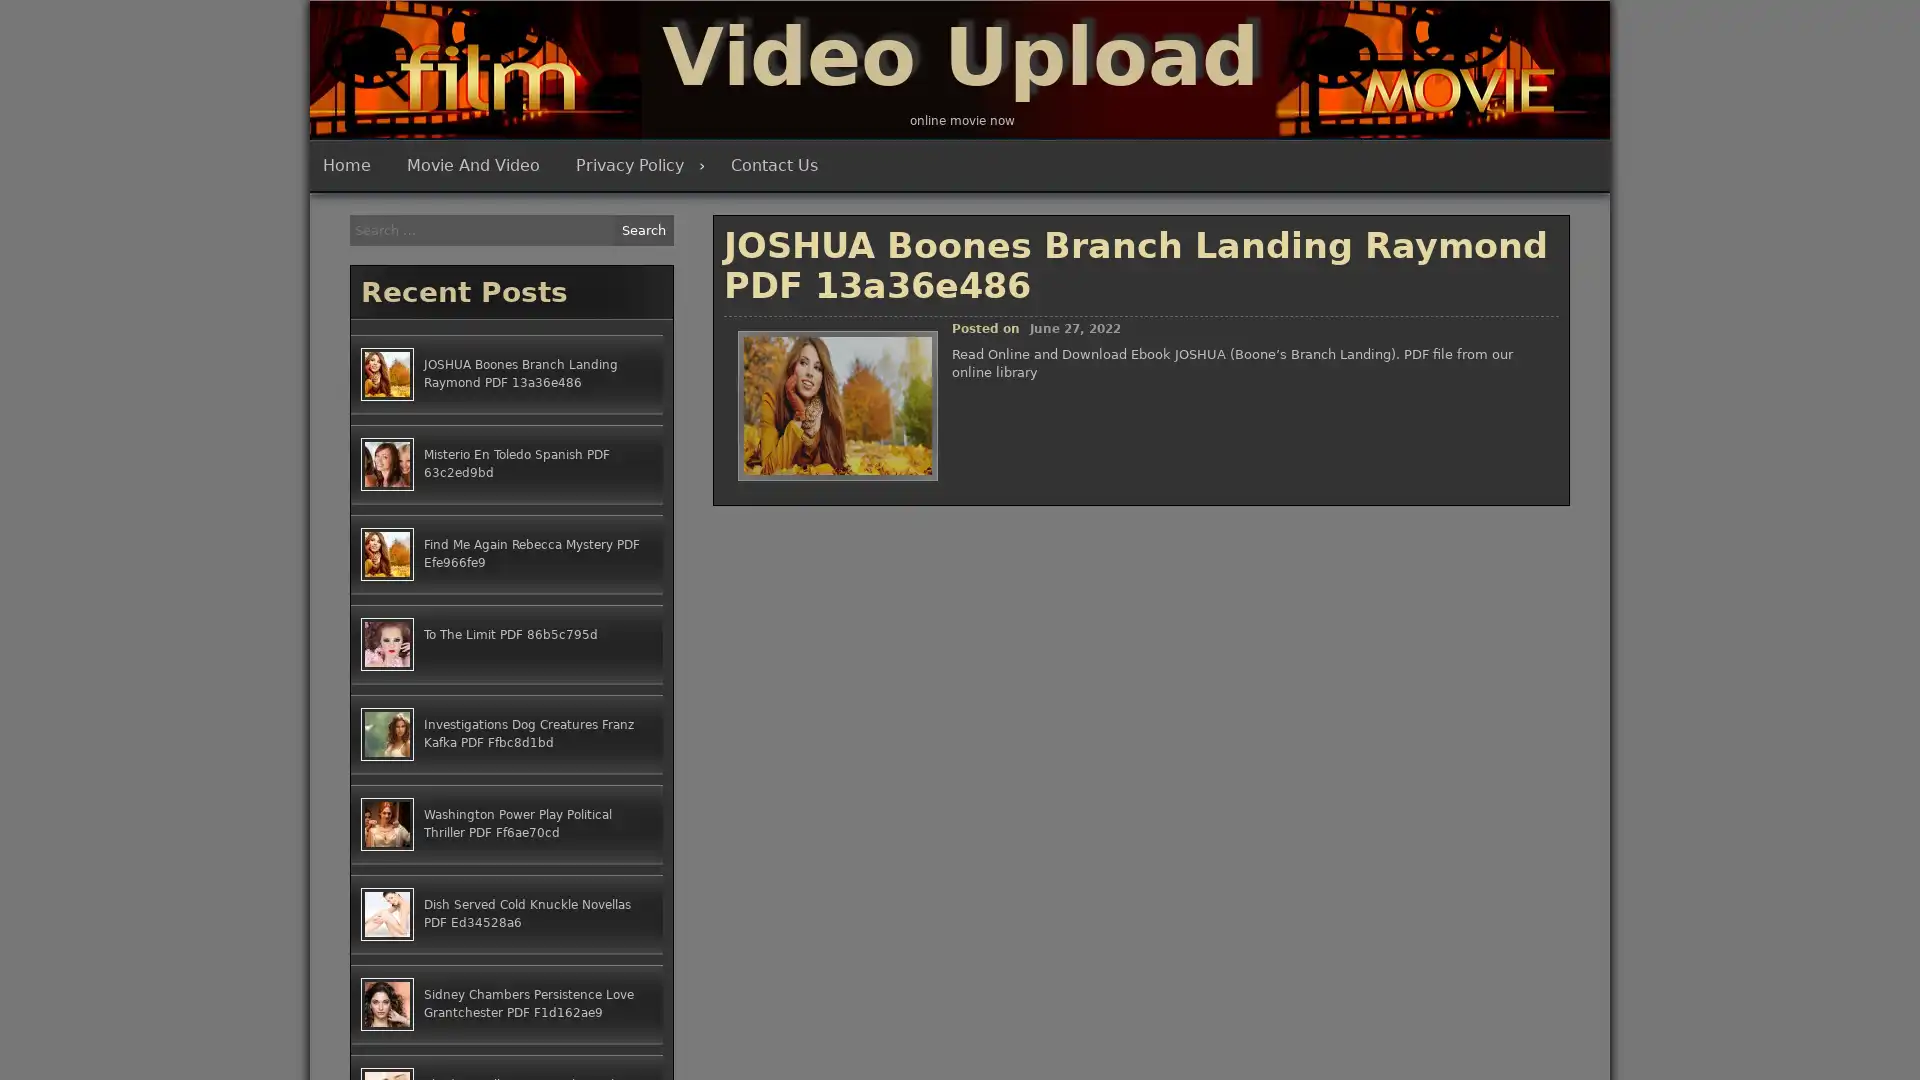 The height and width of the screenshot is (1080, 1920). I want to click on Search, so click(643, 229).